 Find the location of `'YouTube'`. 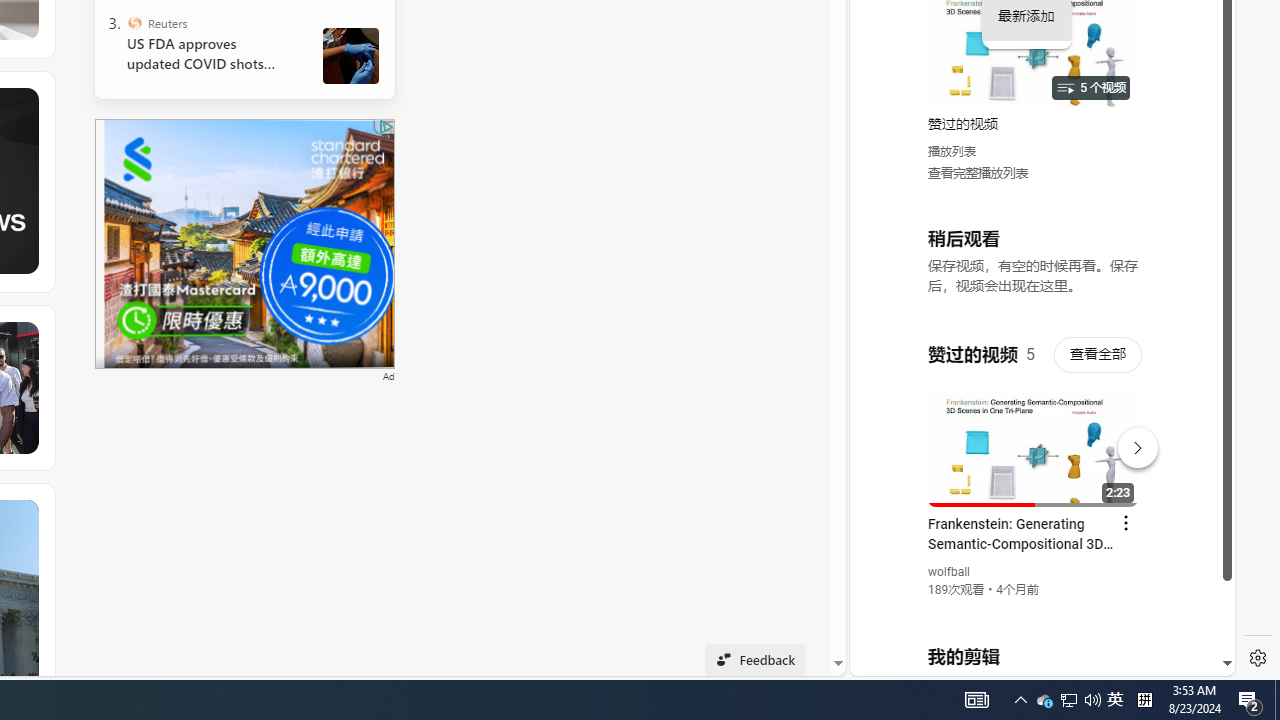

'YouTube' is located at coordinates (1034, 431).